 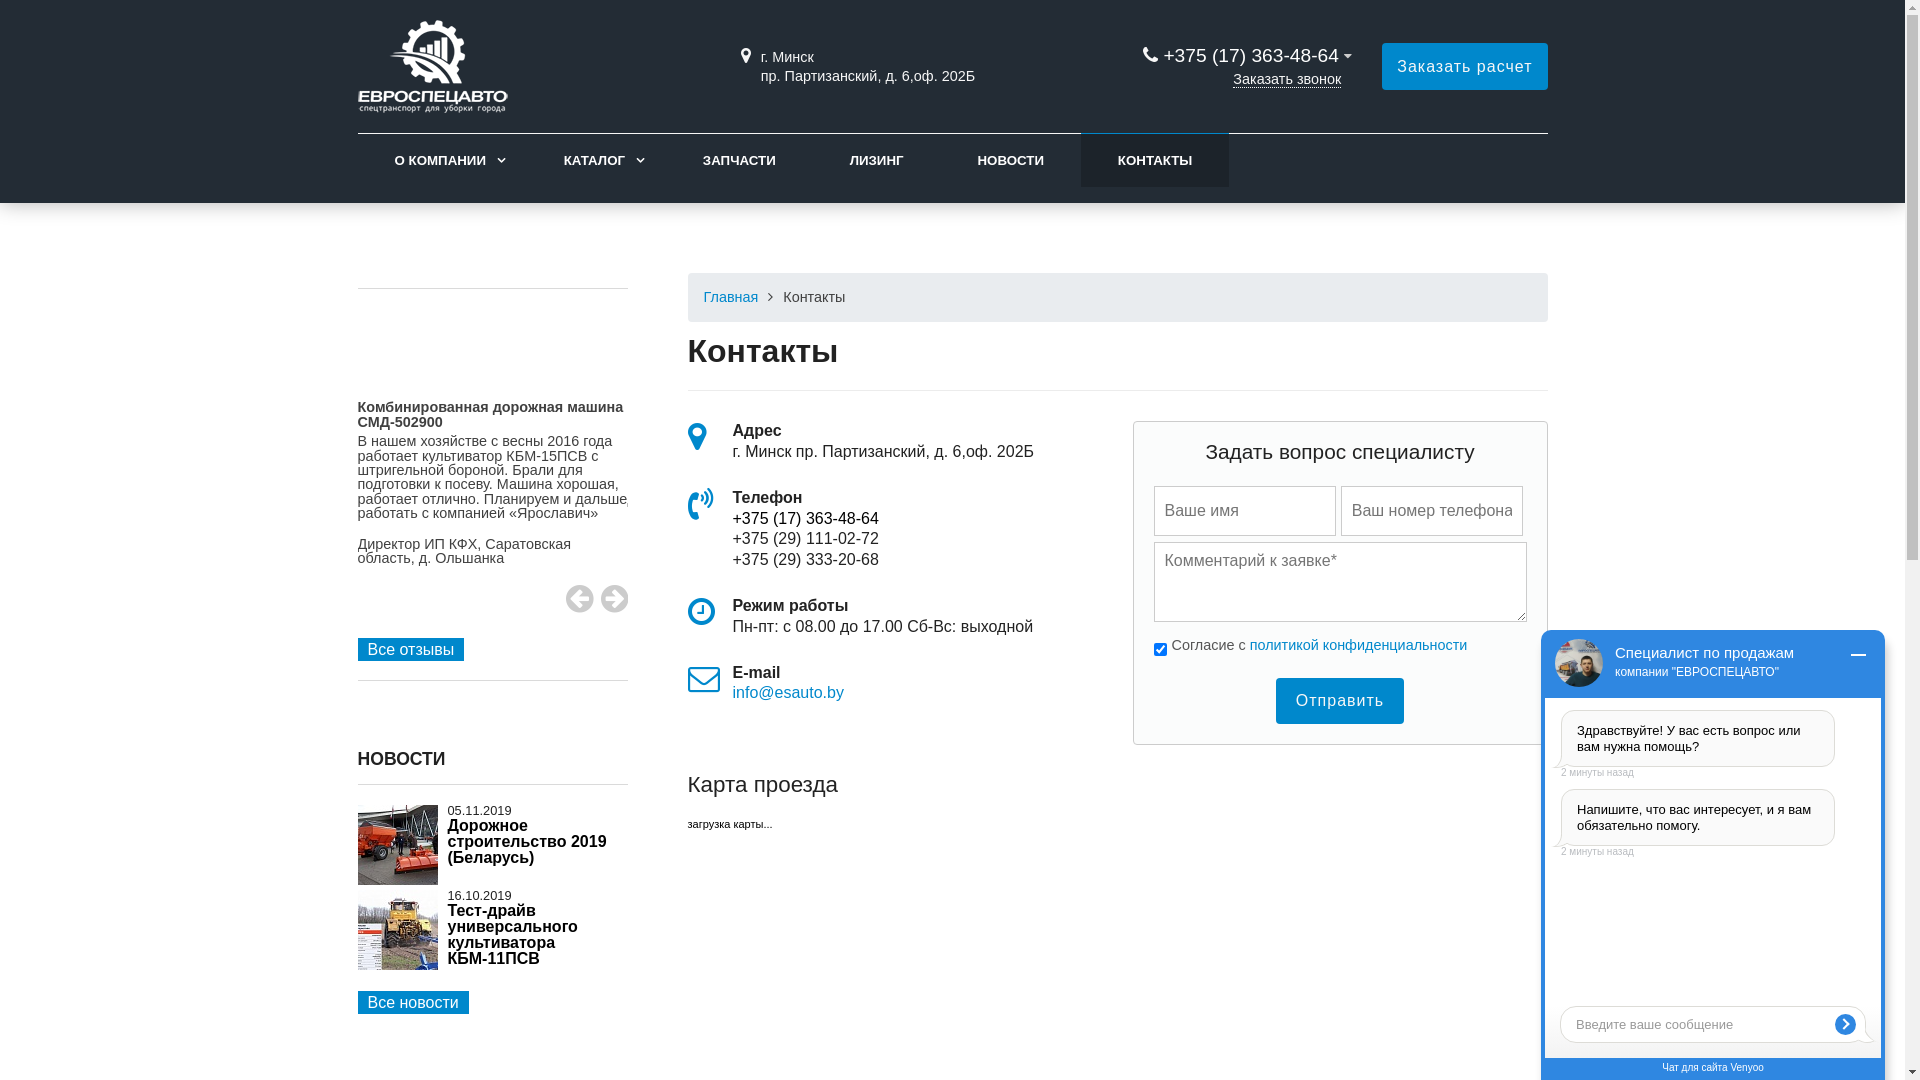 I want to click on '+375 (29) 333-20-68', so click(x=805, y=559).